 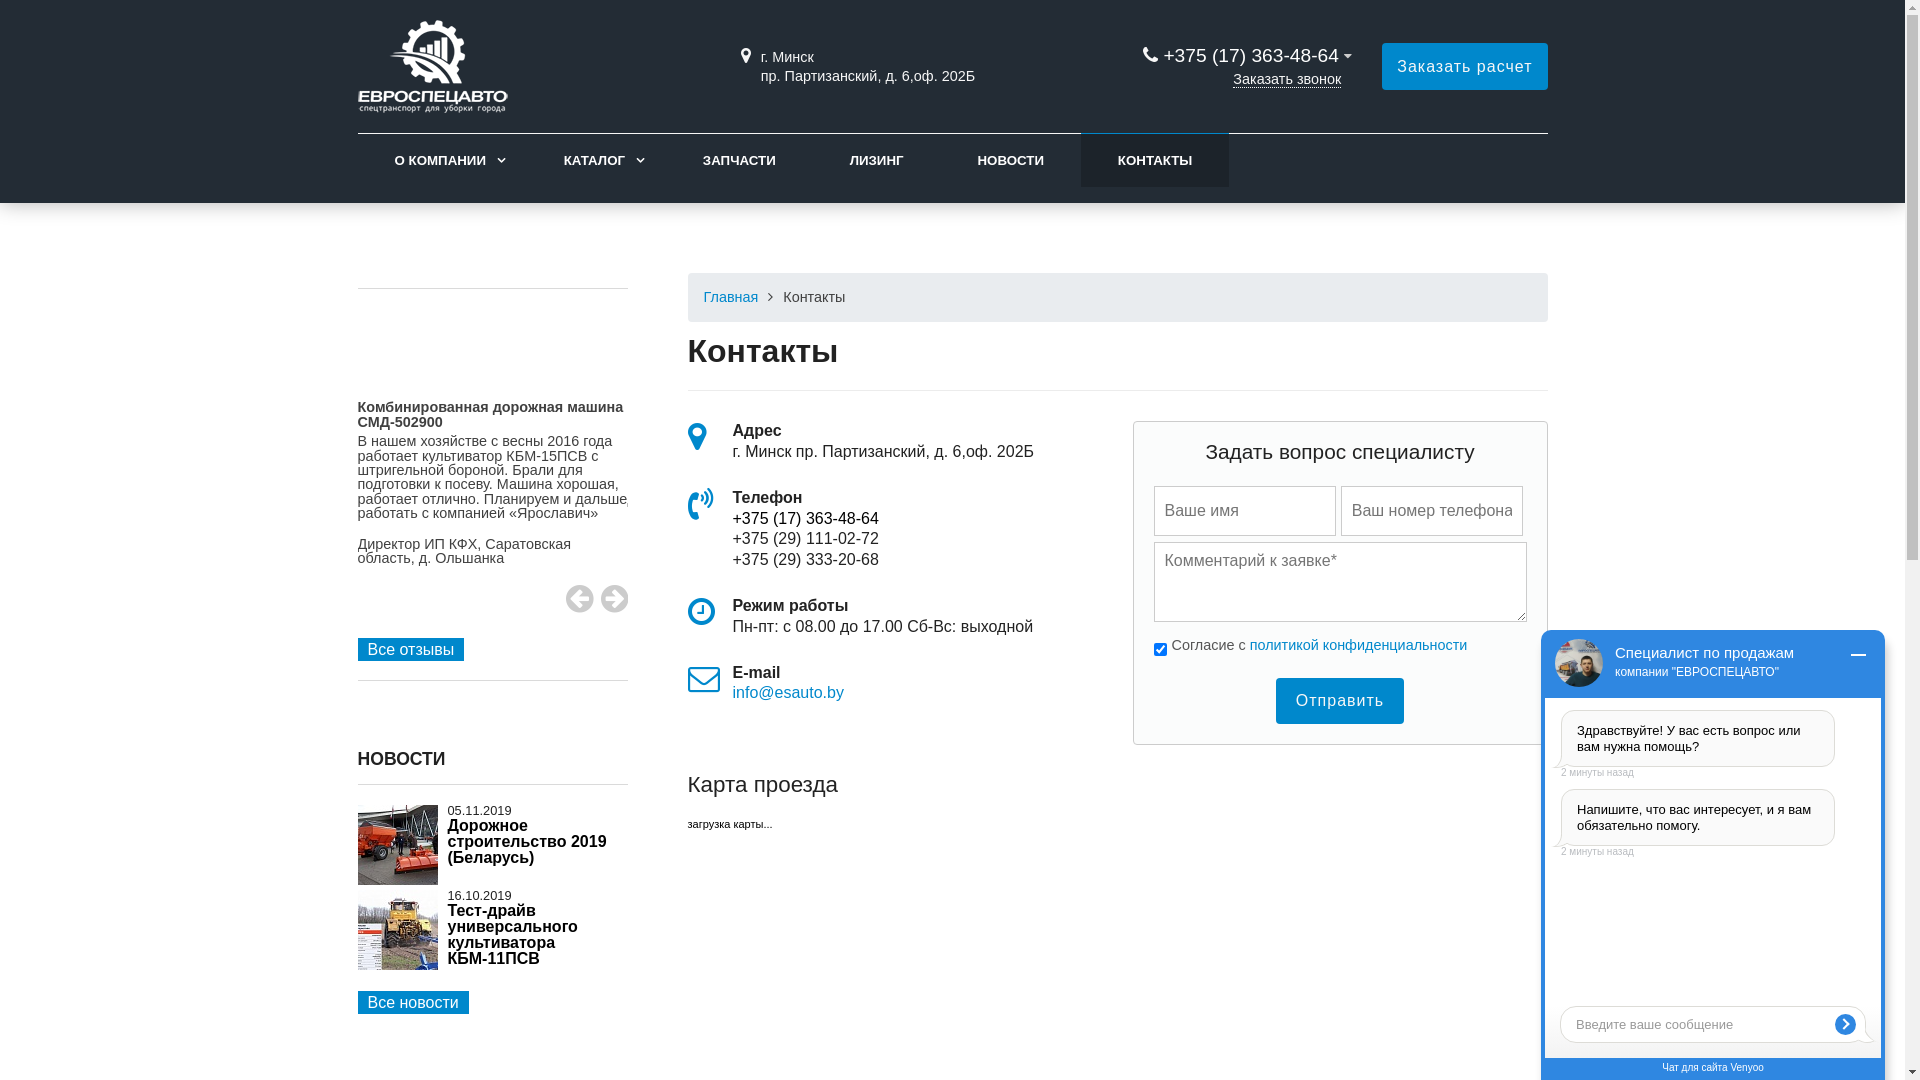 I want to click on '+375 (29) 333-20-68', so click(x=805, y=559).